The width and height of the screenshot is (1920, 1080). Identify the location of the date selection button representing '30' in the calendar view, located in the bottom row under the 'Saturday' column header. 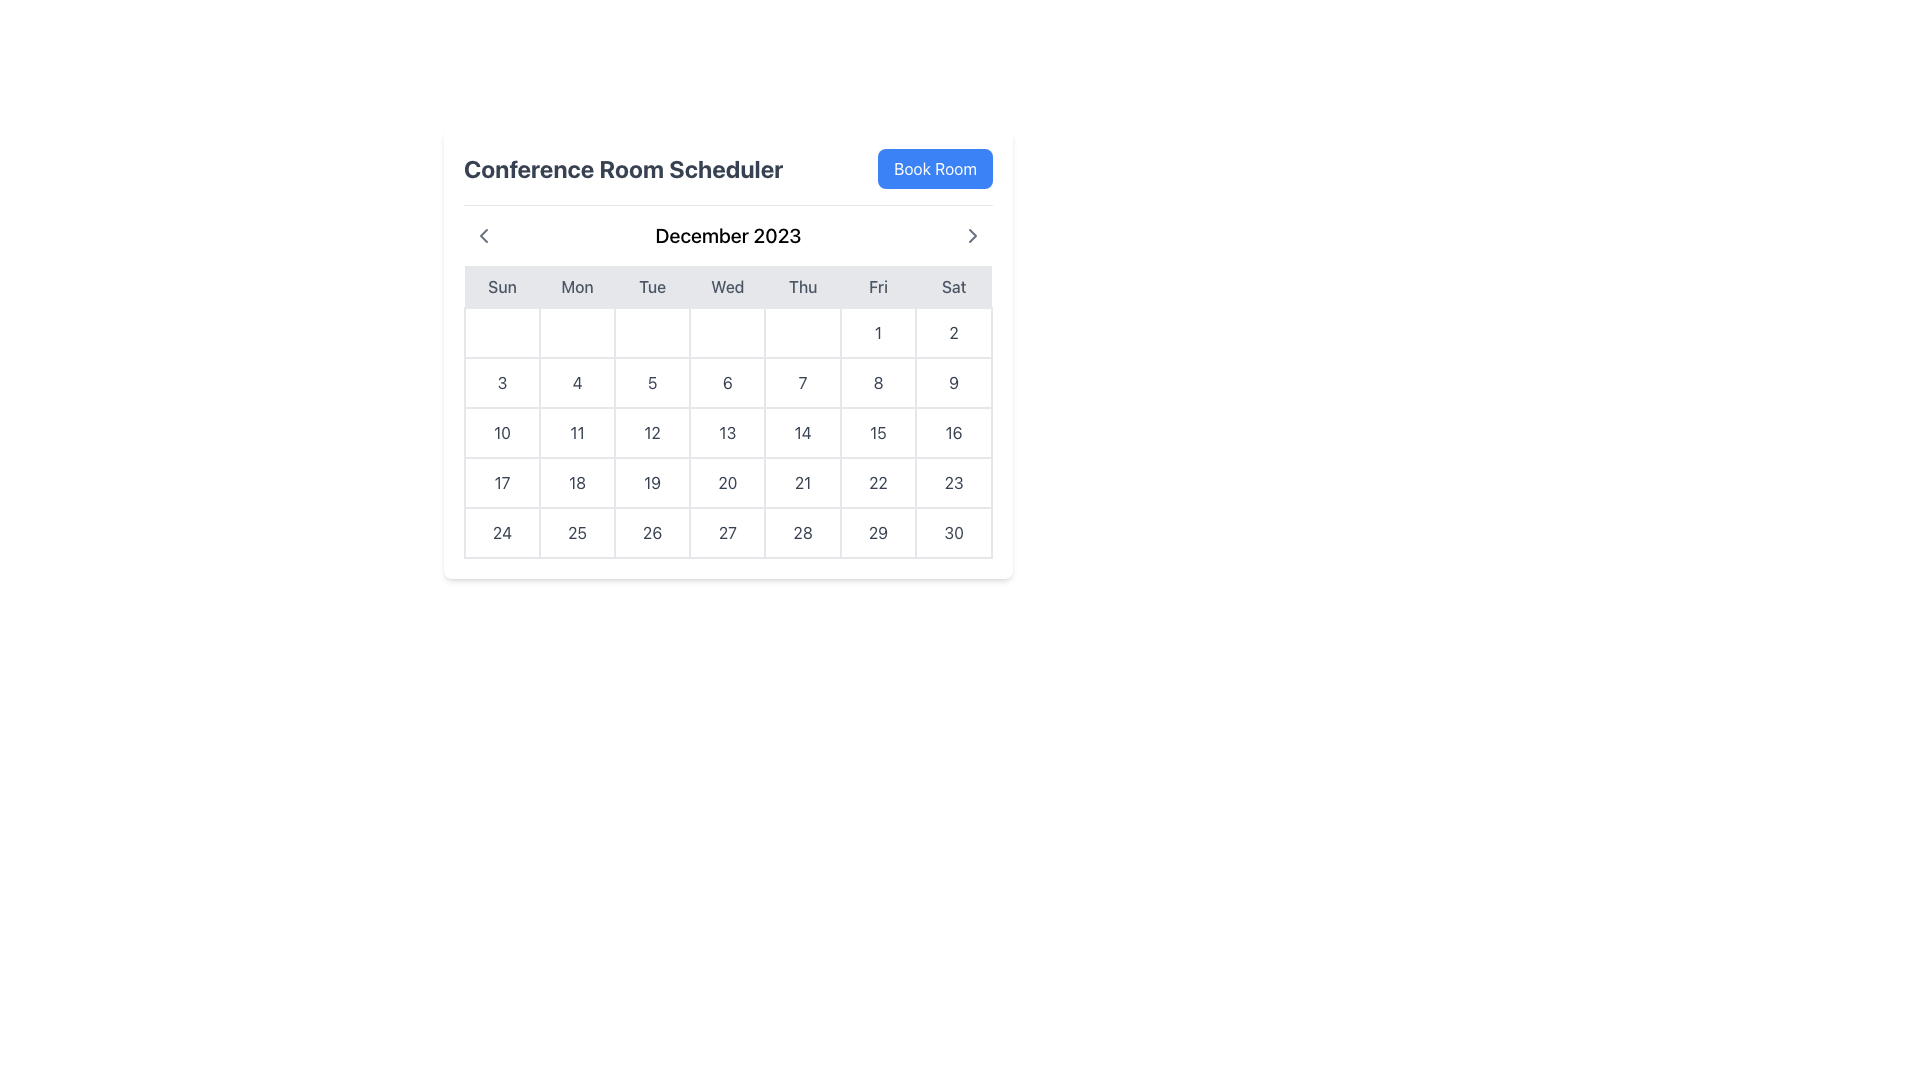
(953, 531).